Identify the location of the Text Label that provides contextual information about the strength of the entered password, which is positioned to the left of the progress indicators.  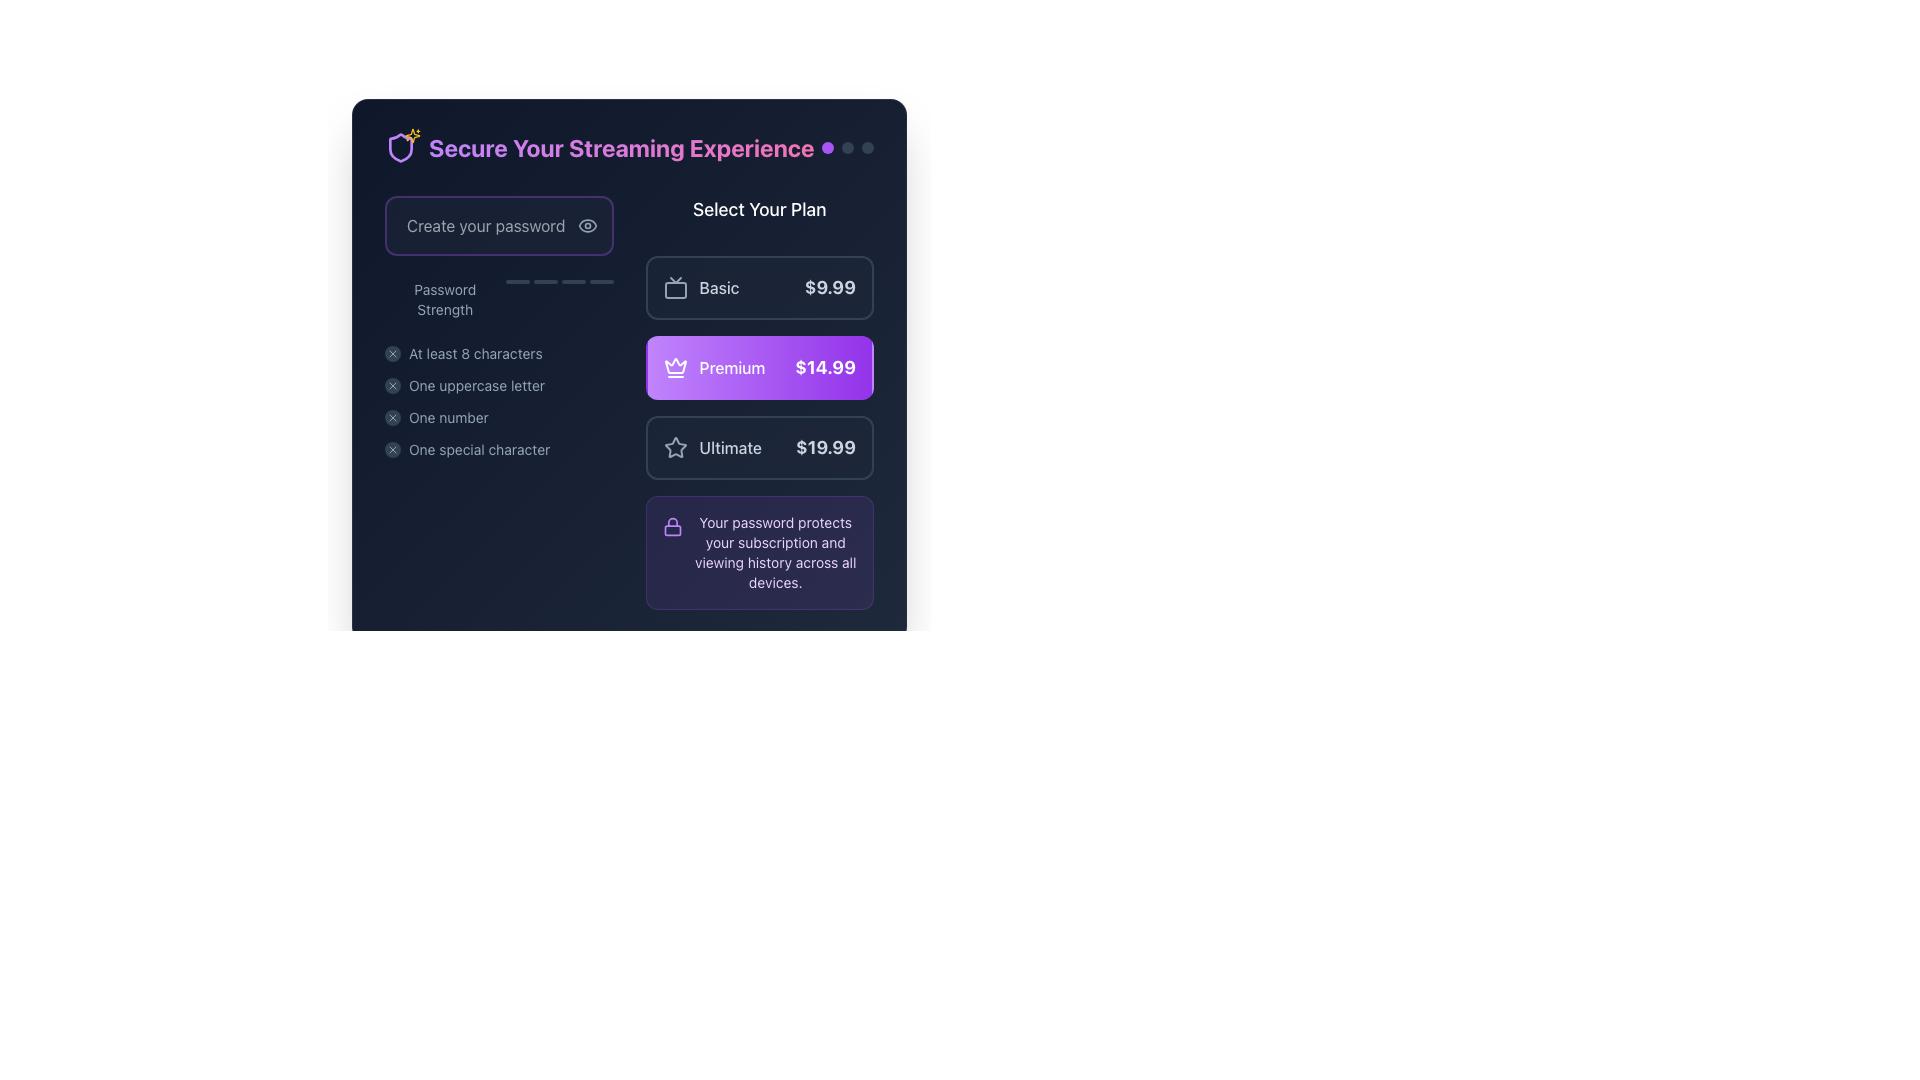
(444, 300).